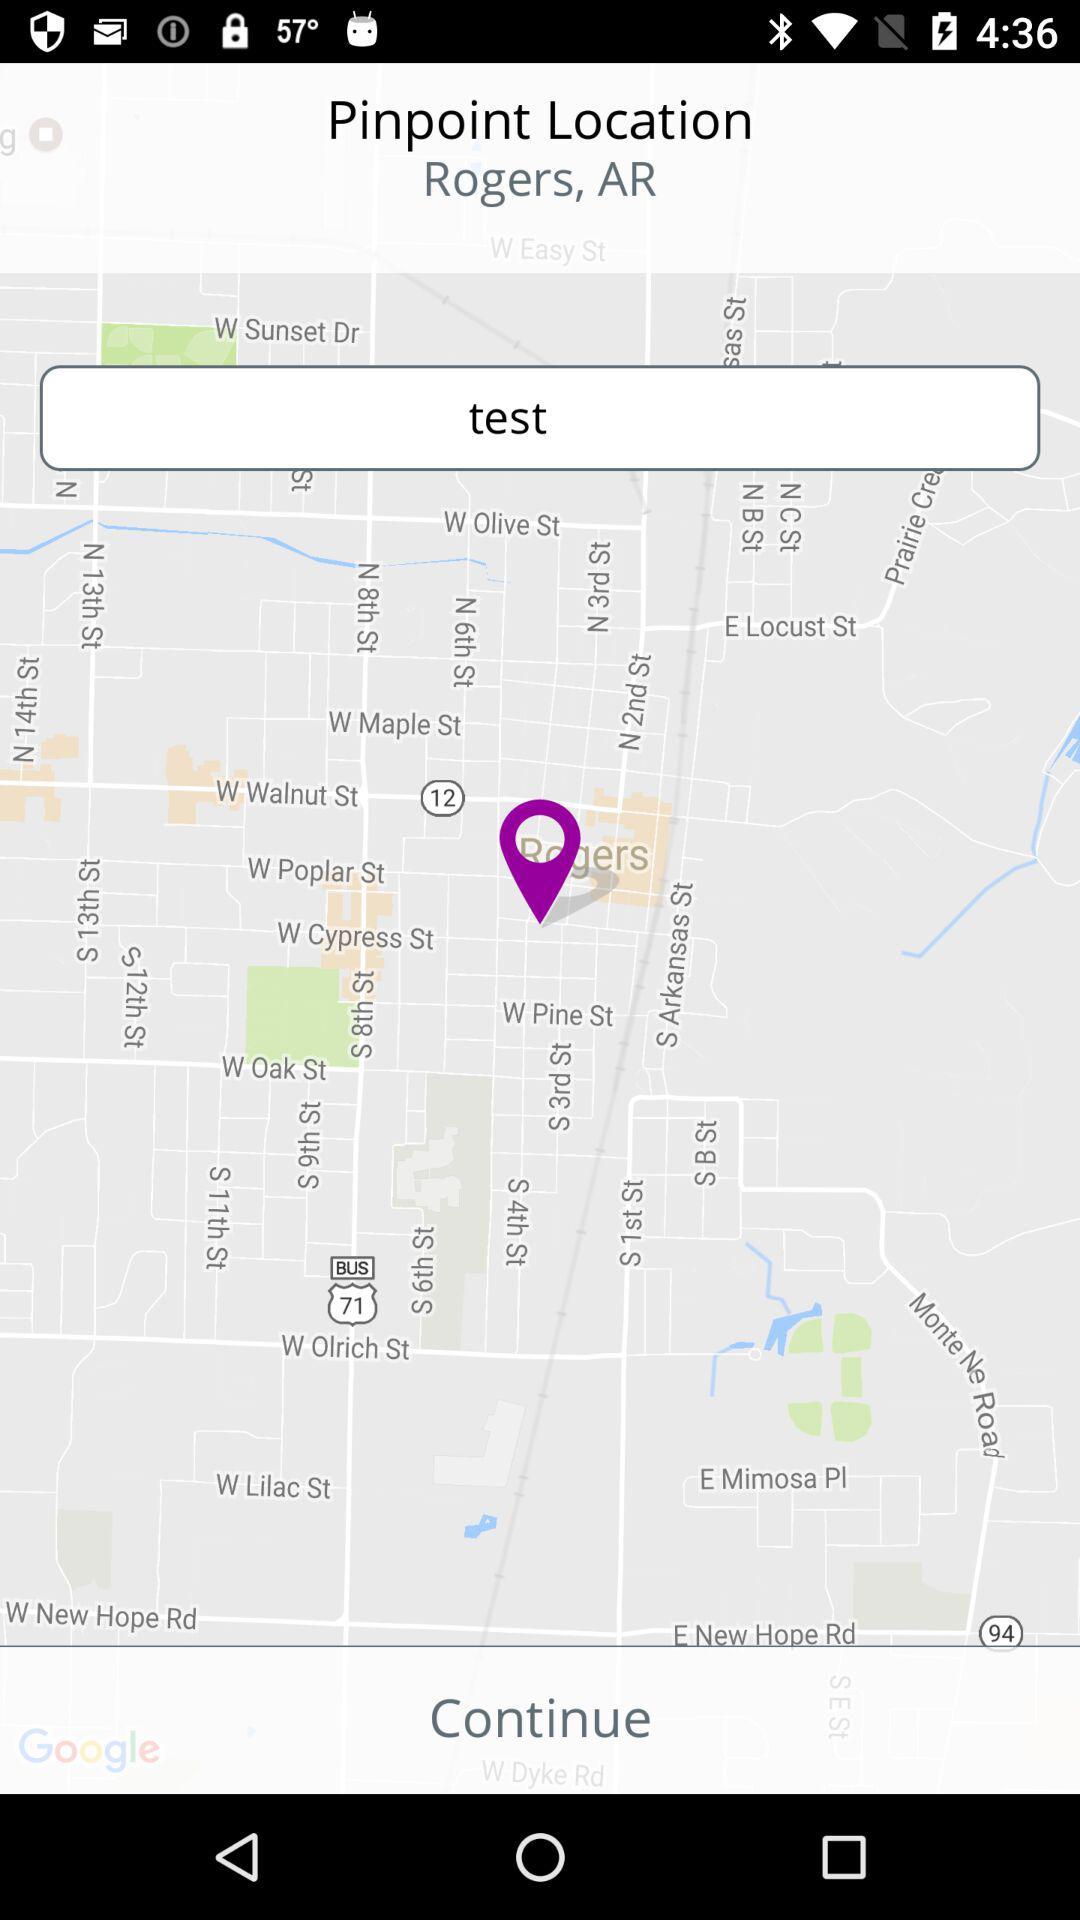 This screenshot has height=1920, width=1080. What do you see at coordinates (540, 1719) in the screenshot?
I see `the continue icon` at bounding box center [540, 1719].